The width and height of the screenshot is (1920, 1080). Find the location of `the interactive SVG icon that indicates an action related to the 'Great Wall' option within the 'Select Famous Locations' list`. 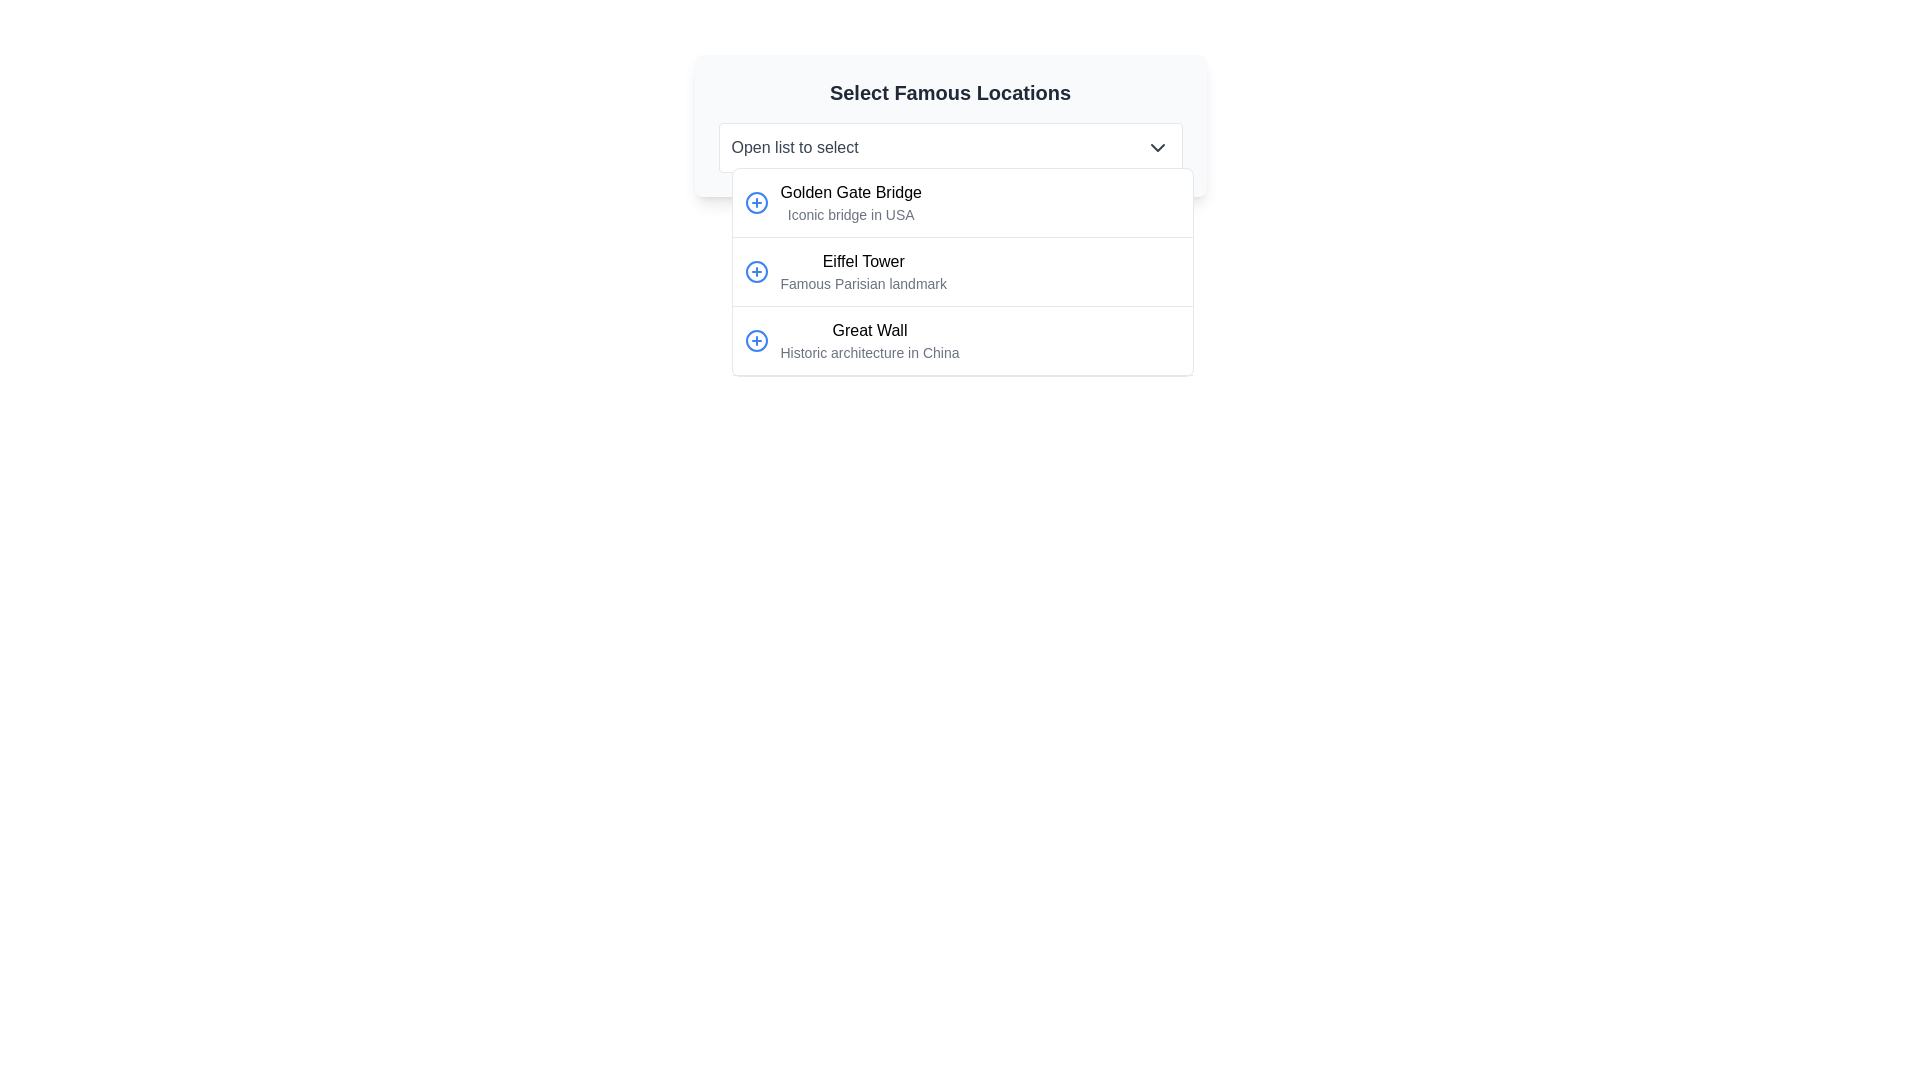

the interactive SVG icon that indicates an action related to the 'Great Wall' option within the 'Select Famous Locations' list is located at coordinates (755, 339).